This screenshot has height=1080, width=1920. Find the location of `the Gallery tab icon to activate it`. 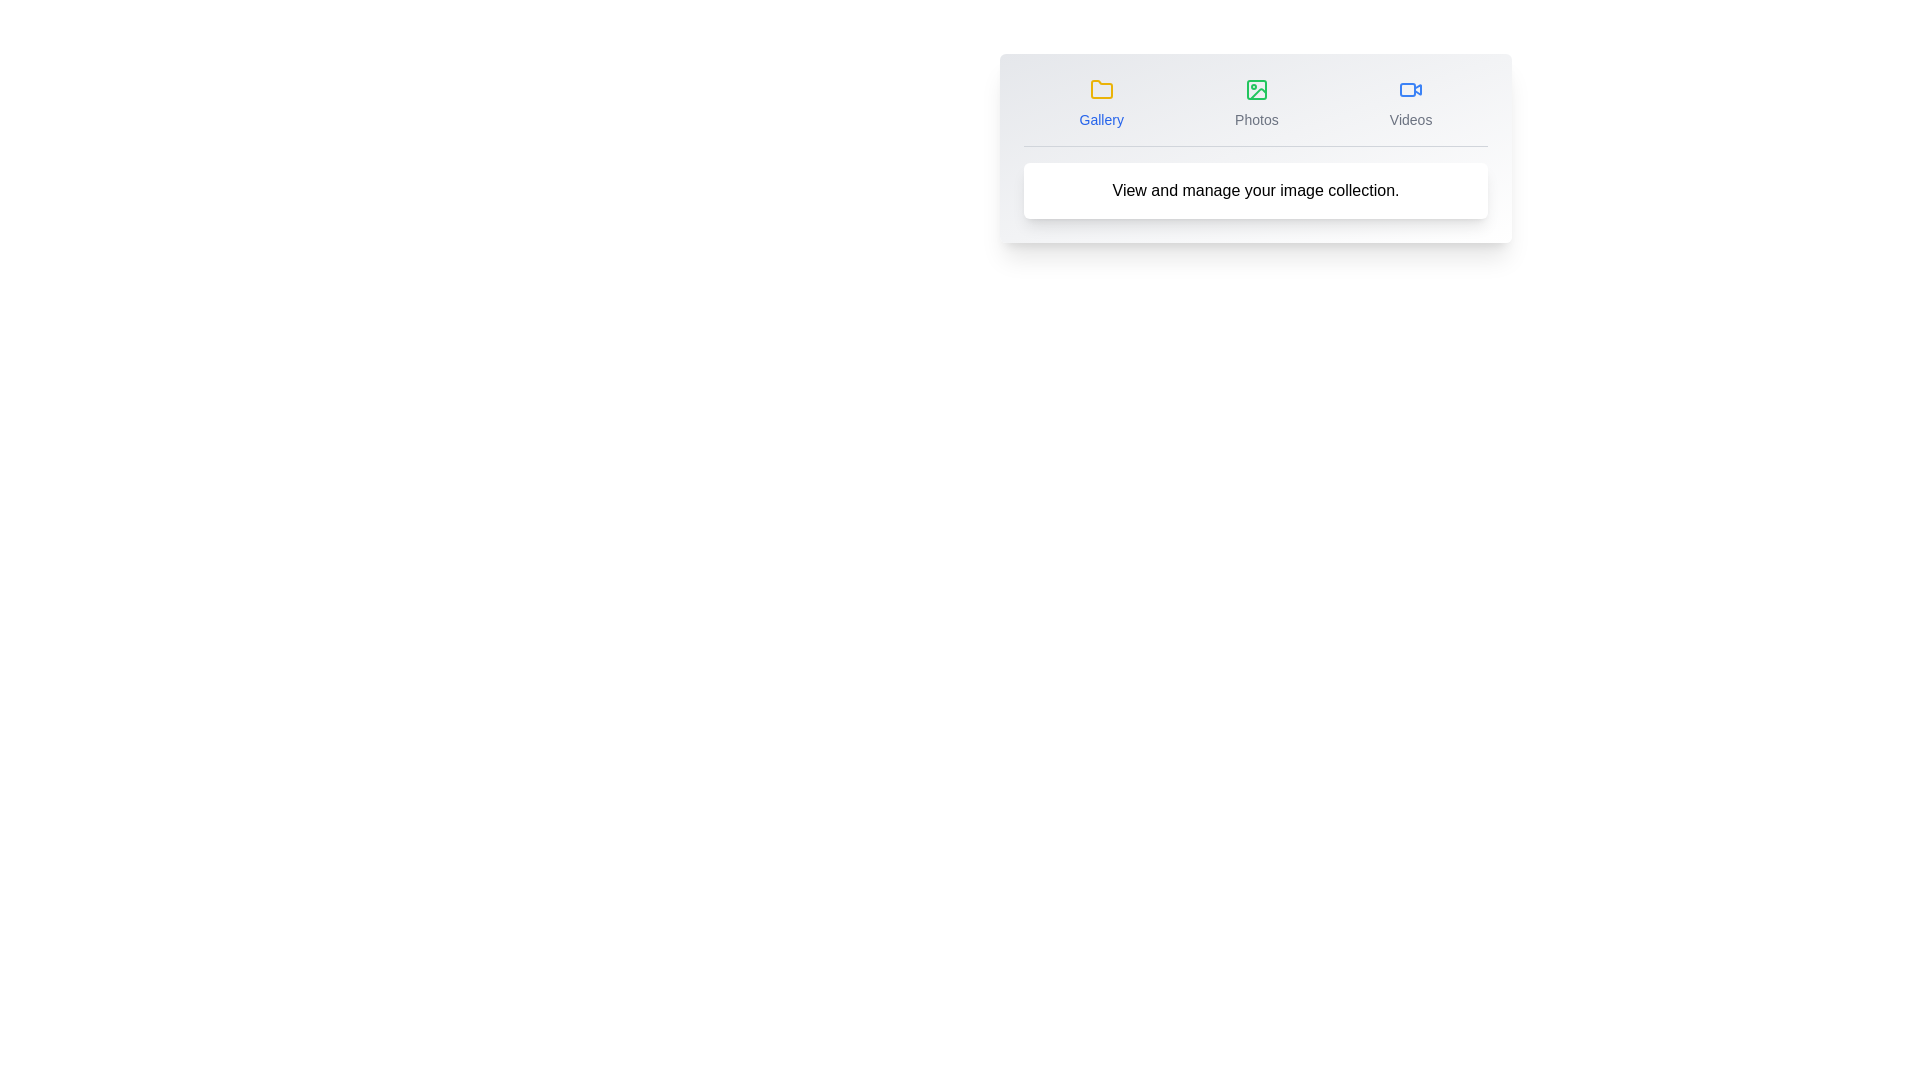

the Gallery tab icon to activate it is located at coordinates (1099, 104).